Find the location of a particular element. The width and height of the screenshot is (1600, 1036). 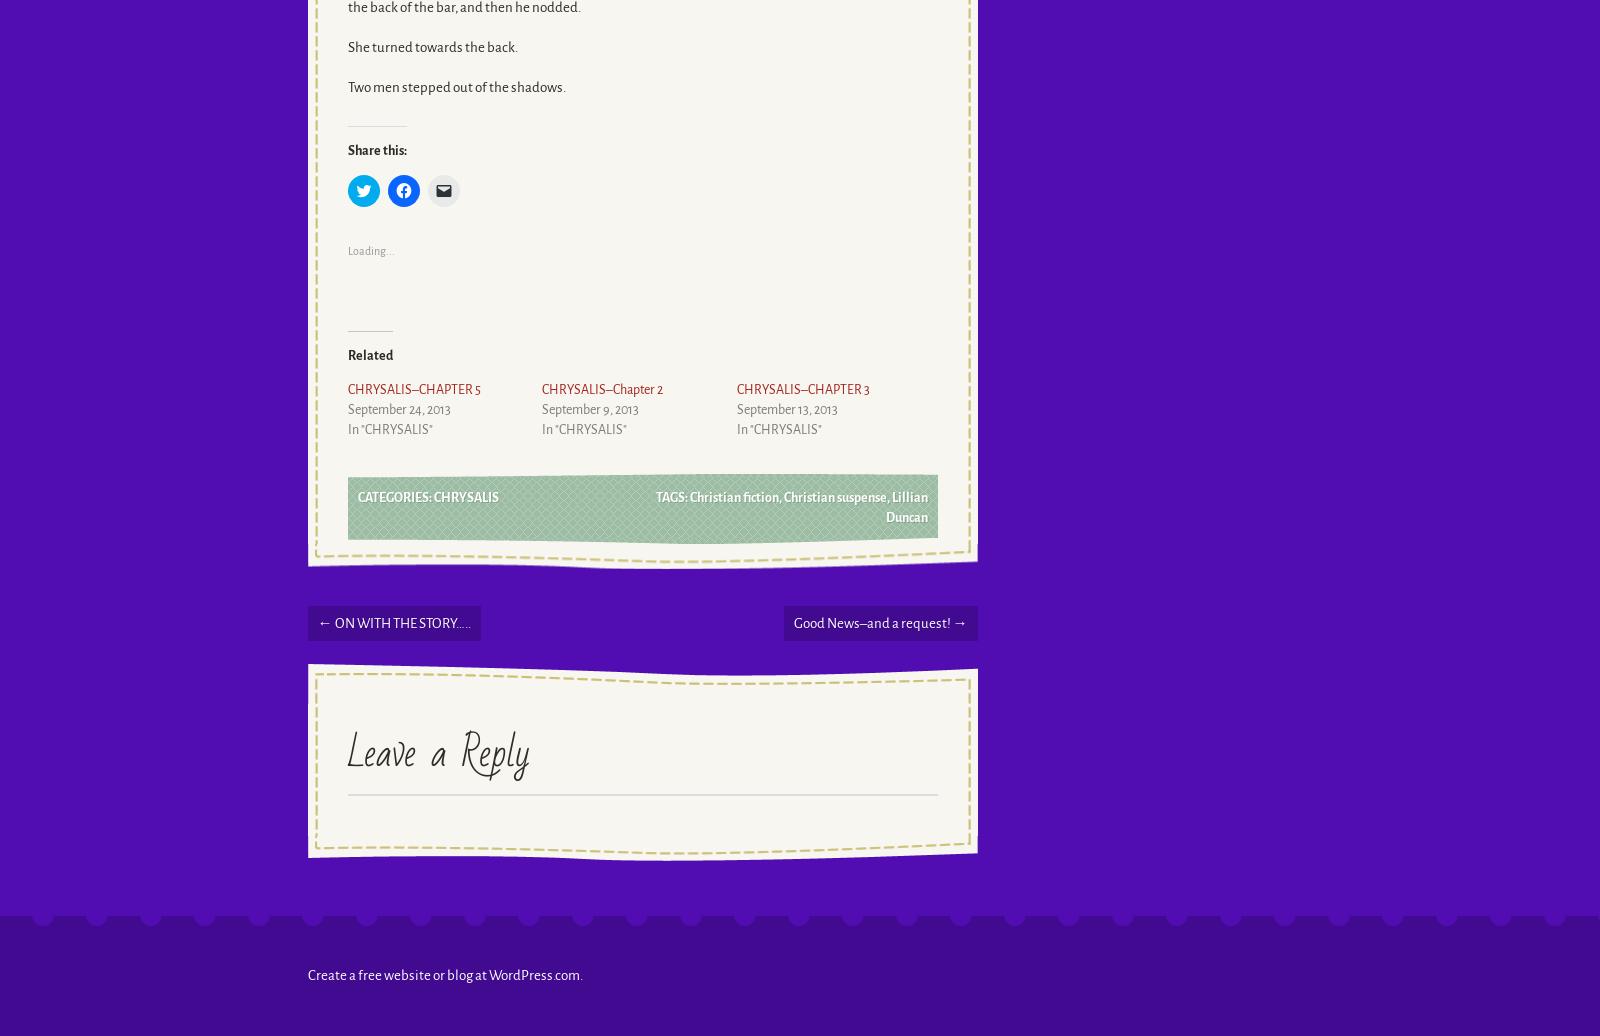

'Tags:' is located at coordinates (655, 496).